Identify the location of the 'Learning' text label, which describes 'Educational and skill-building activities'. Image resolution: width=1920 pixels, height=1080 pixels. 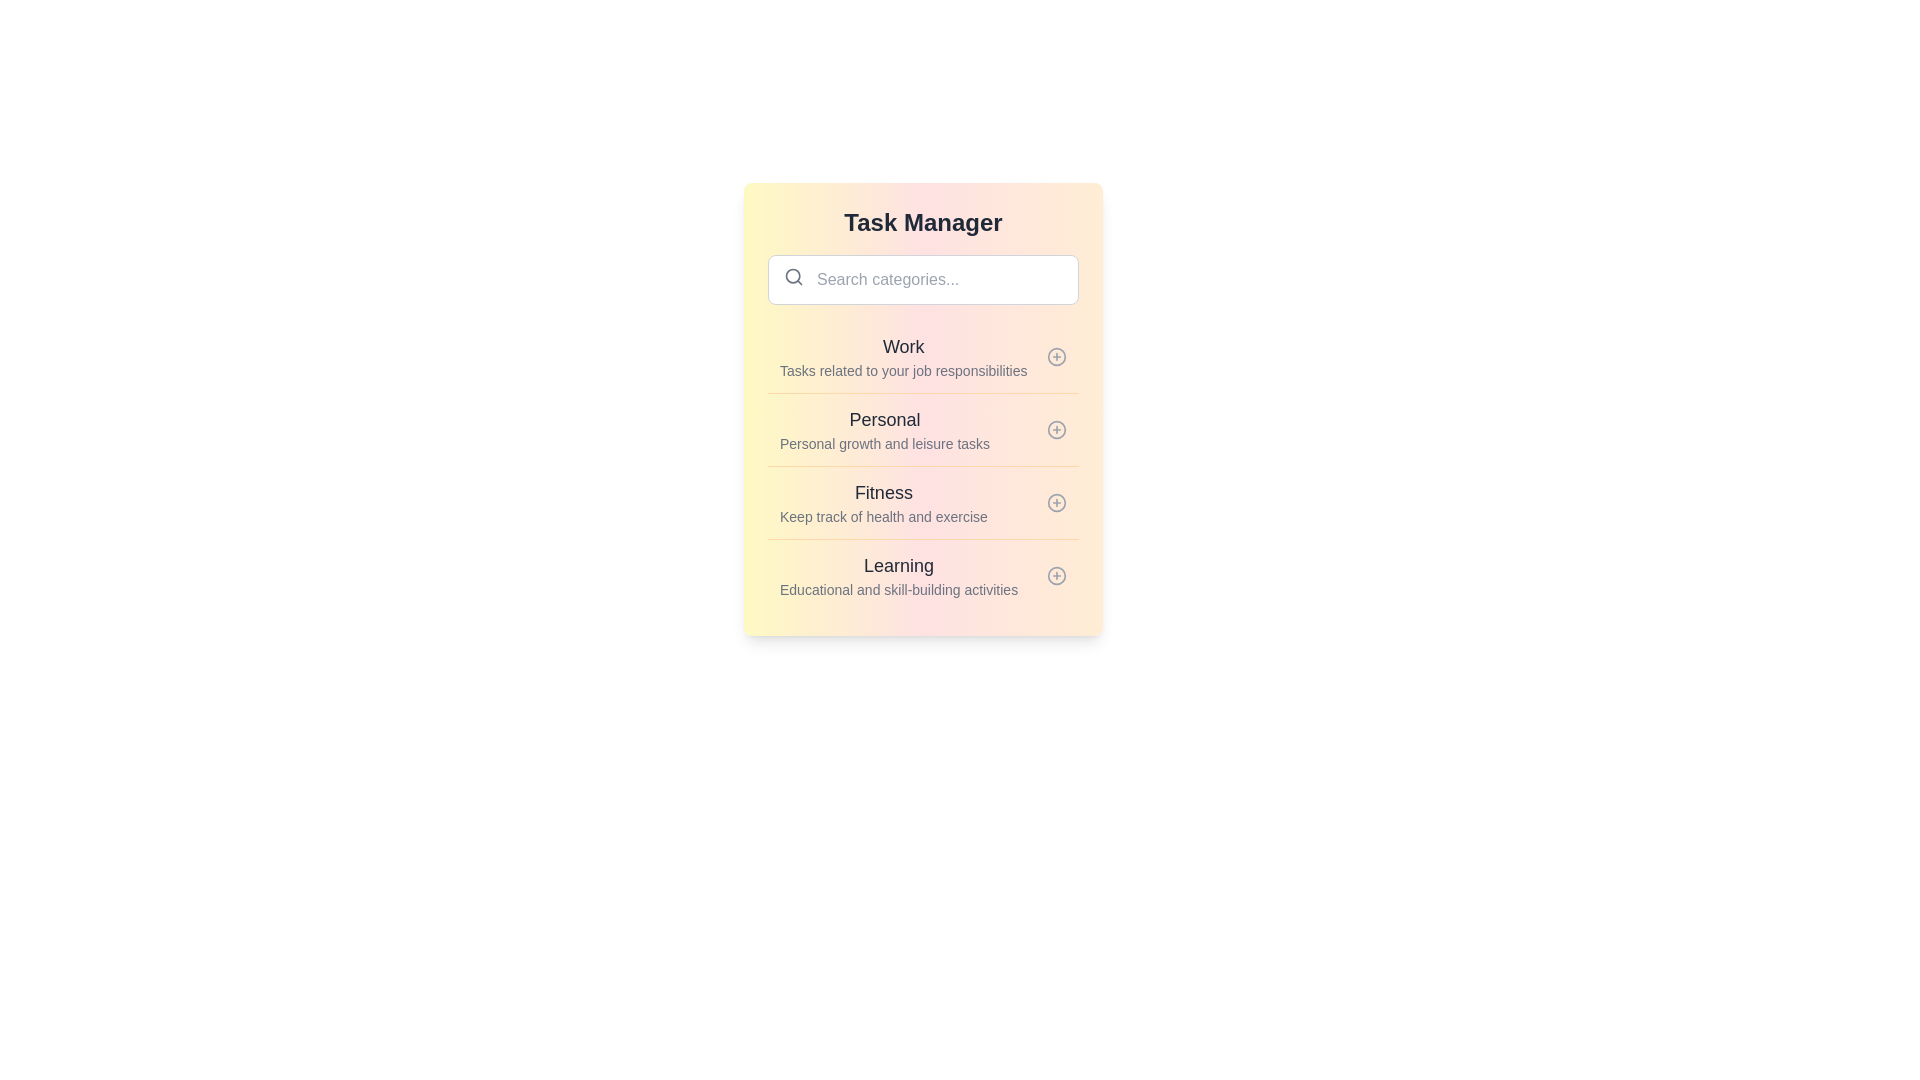
(898, 575).